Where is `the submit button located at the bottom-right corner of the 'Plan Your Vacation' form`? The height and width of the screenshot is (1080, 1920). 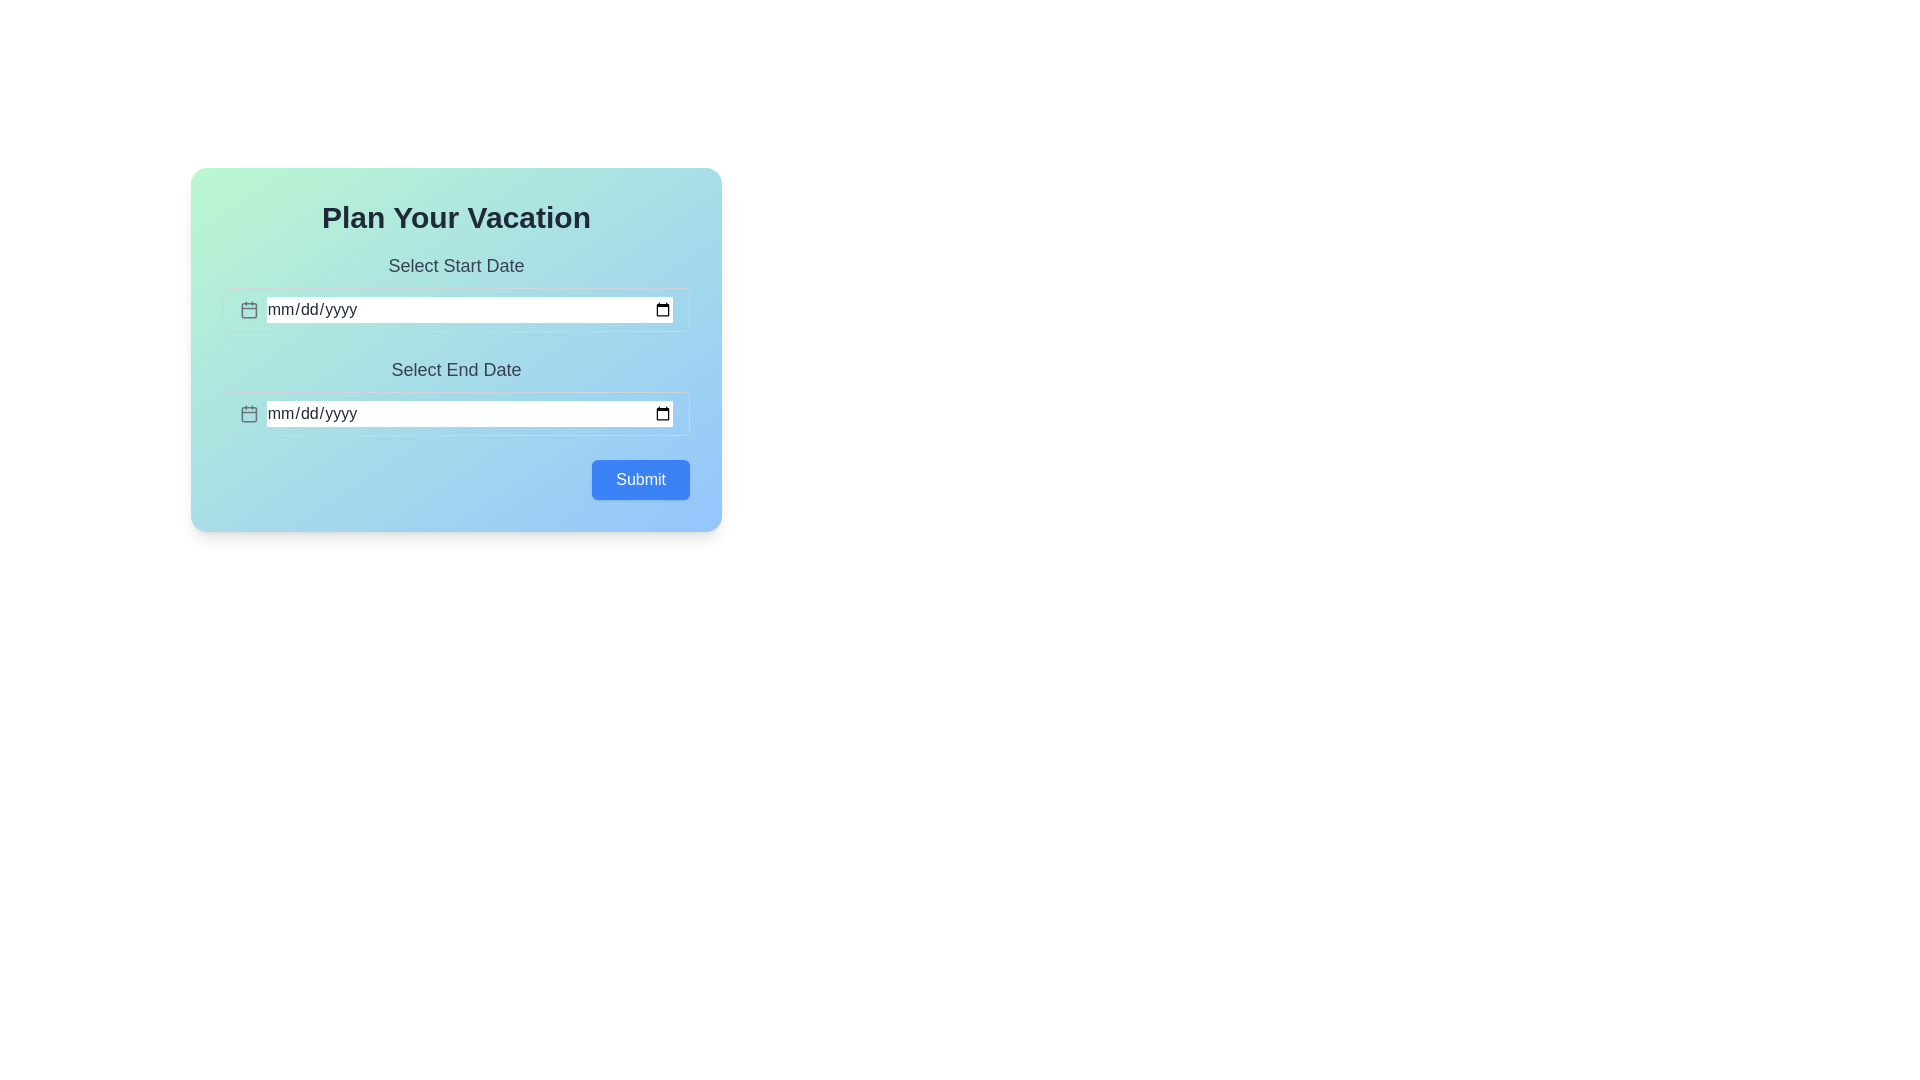
the submit button located at the bottom-right corner of the 'Plan Your Vacation' form is located at coordinates (641, 479).